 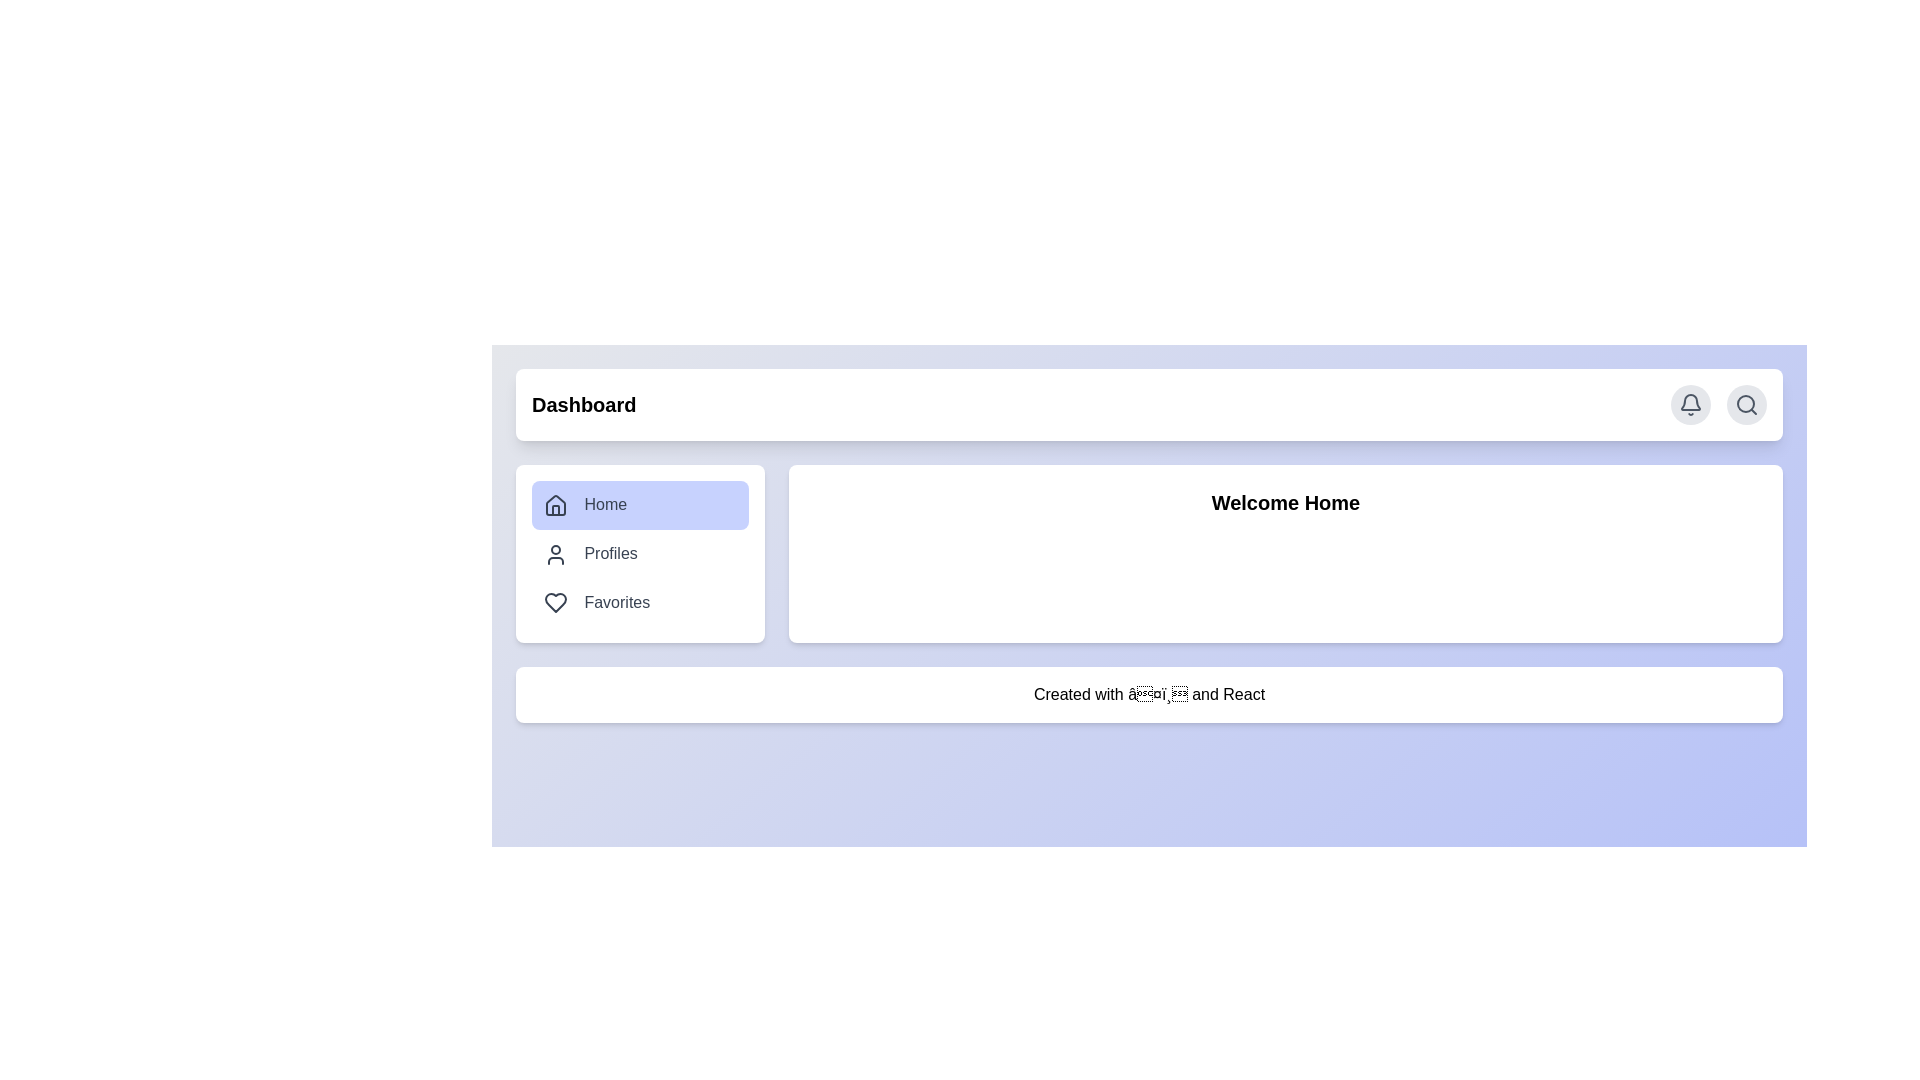 I want to click on the 'Profiles' navigation icon, which is located to the left of the 'Profiles' text in the vertical navigation menu, so click(x=556, y=554).